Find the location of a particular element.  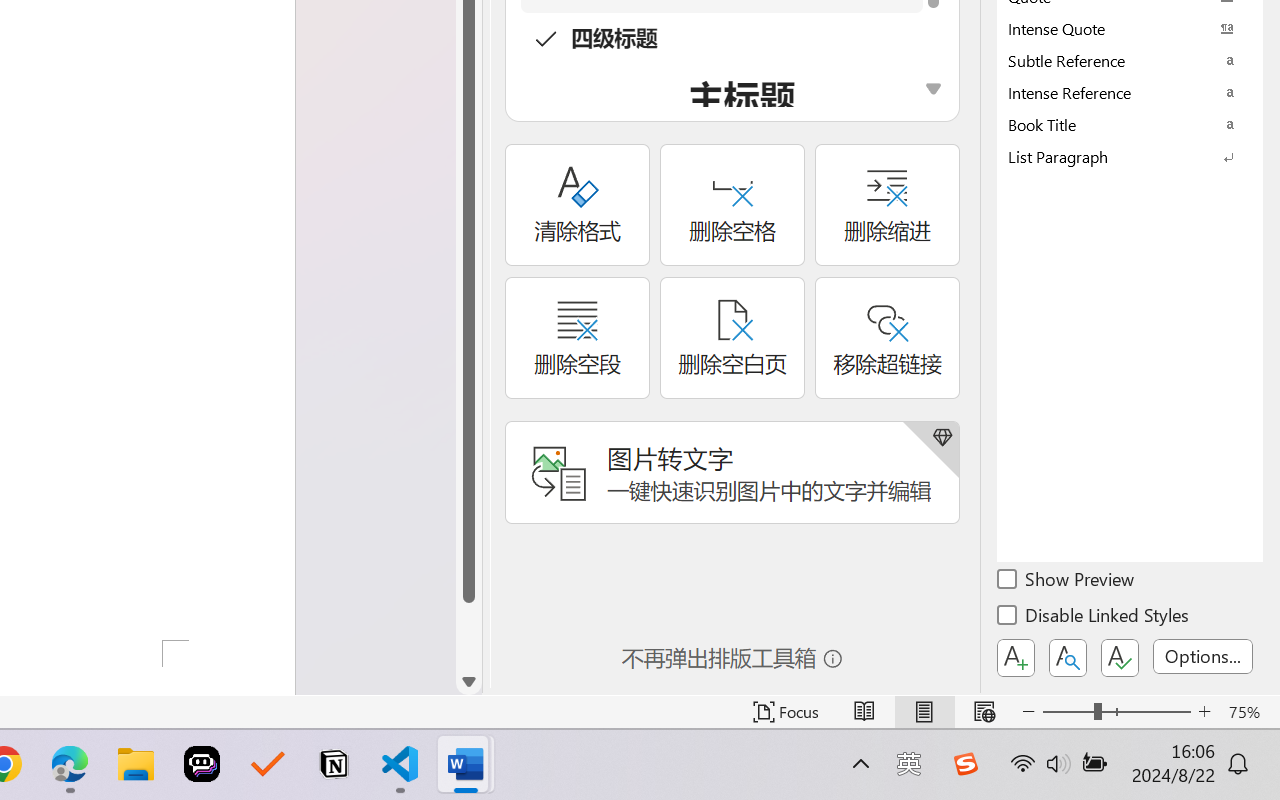

'Zoom Out' is located at coordinates (1067, 711).